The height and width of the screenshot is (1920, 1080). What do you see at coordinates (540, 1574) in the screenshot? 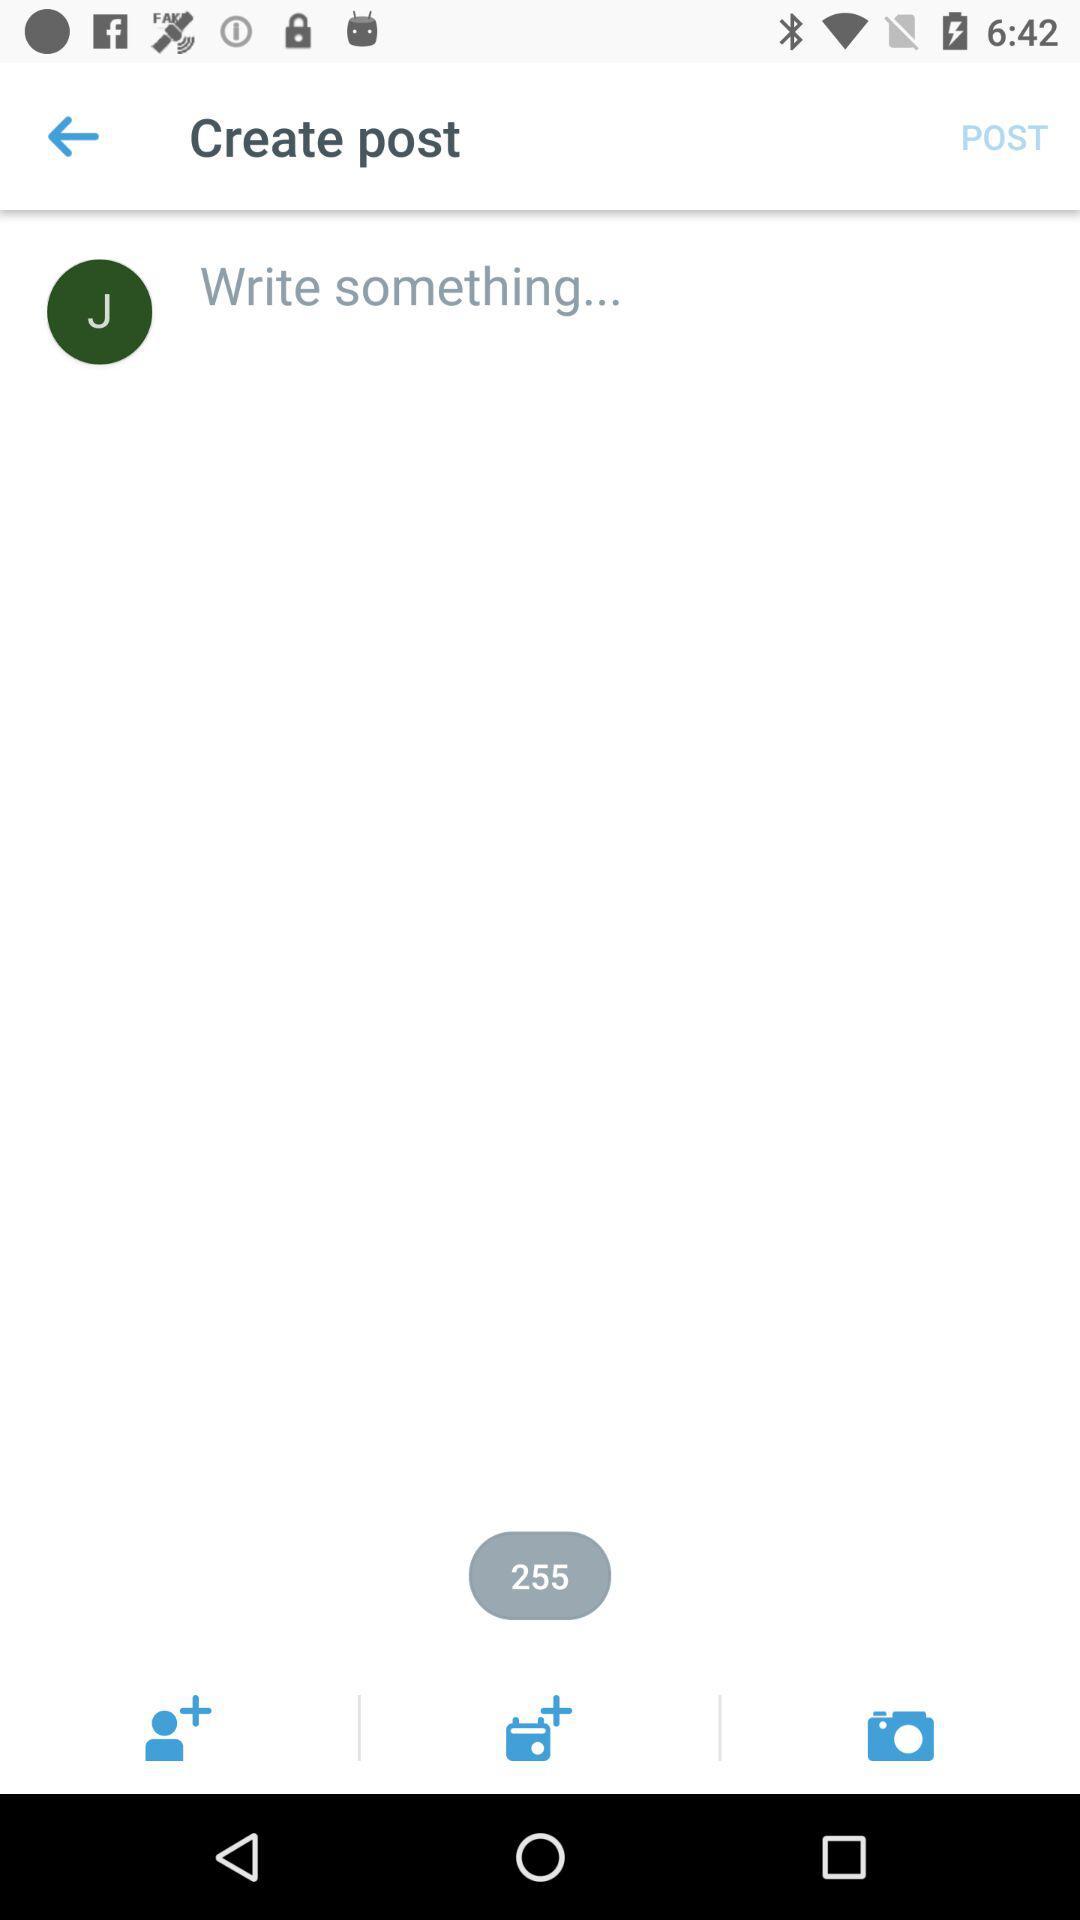
I see `255 item` at bounding box center [540, 1574].